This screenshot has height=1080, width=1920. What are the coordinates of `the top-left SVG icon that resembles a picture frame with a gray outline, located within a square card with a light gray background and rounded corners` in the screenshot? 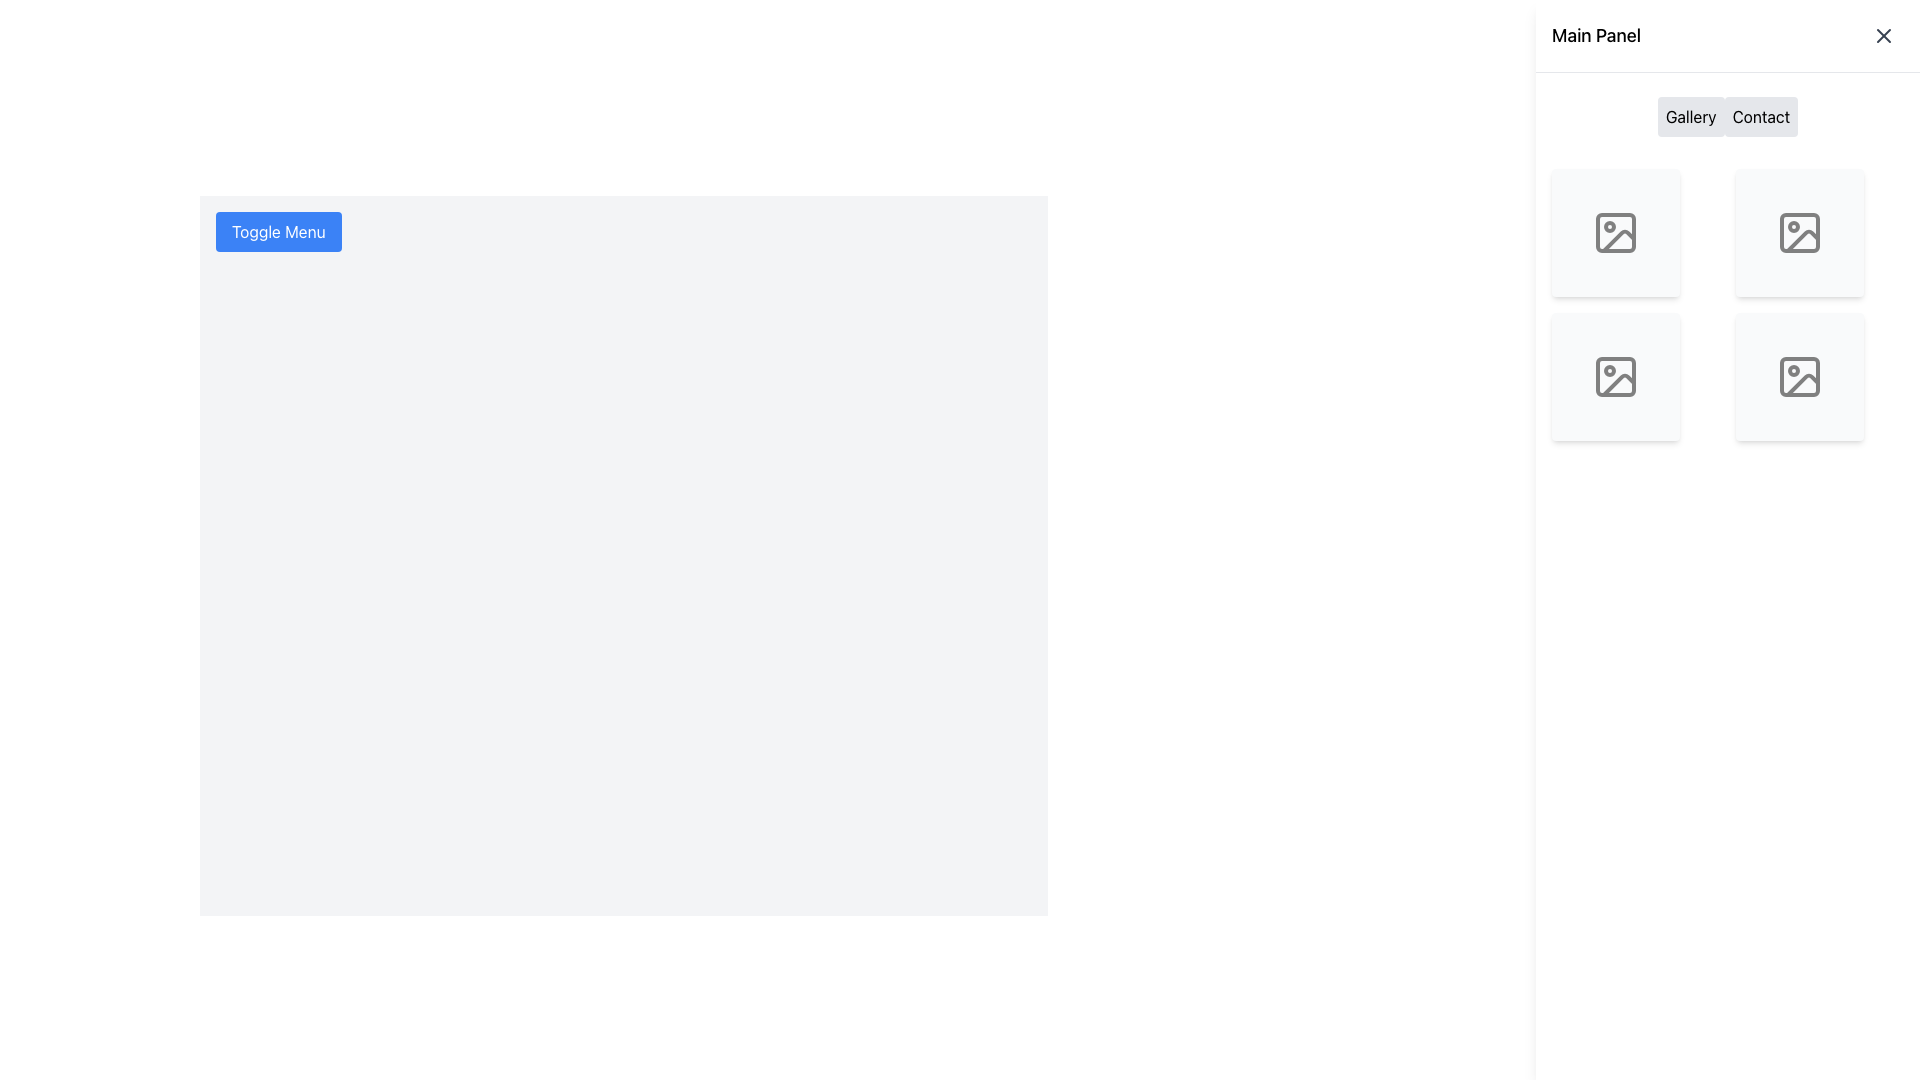 It's located at (1616, 231).